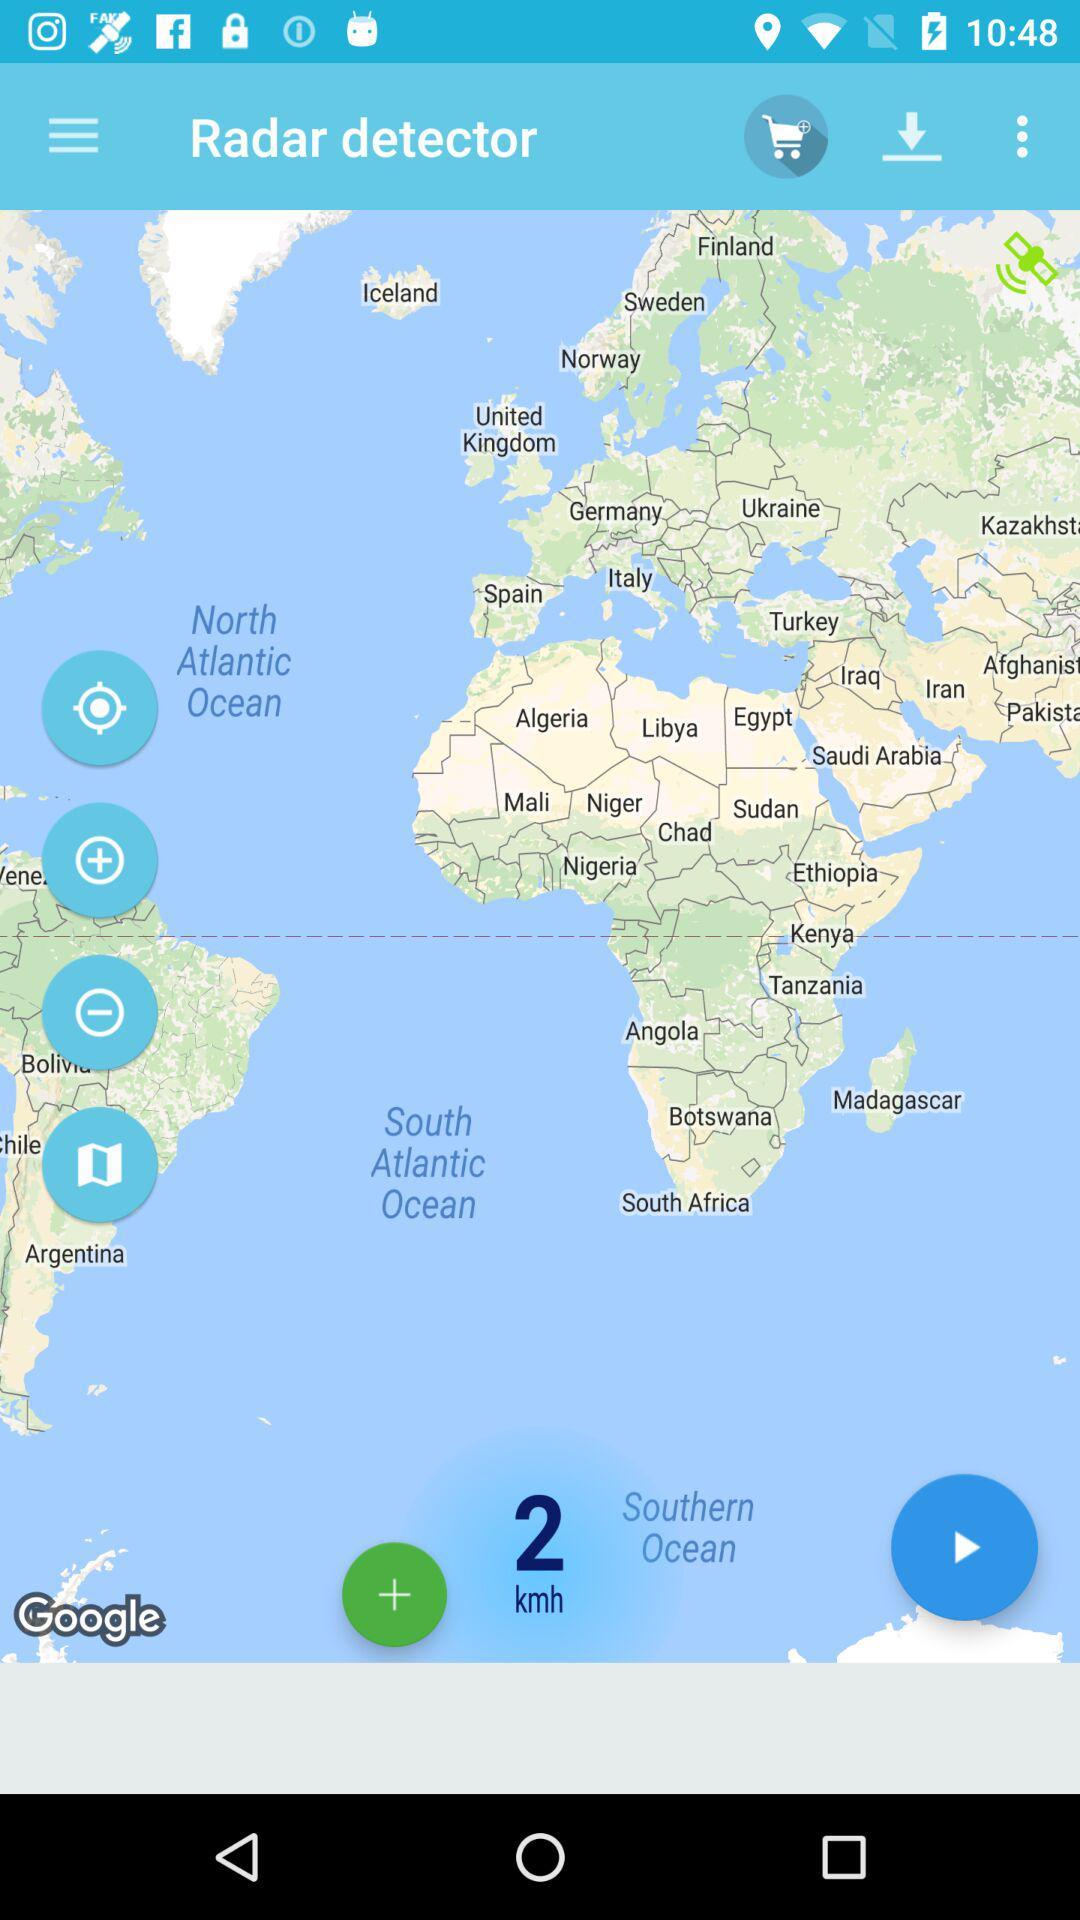 The height and width of the screenshot is (1920, 1080). I want to click on the add icon, so click(394, 1593).